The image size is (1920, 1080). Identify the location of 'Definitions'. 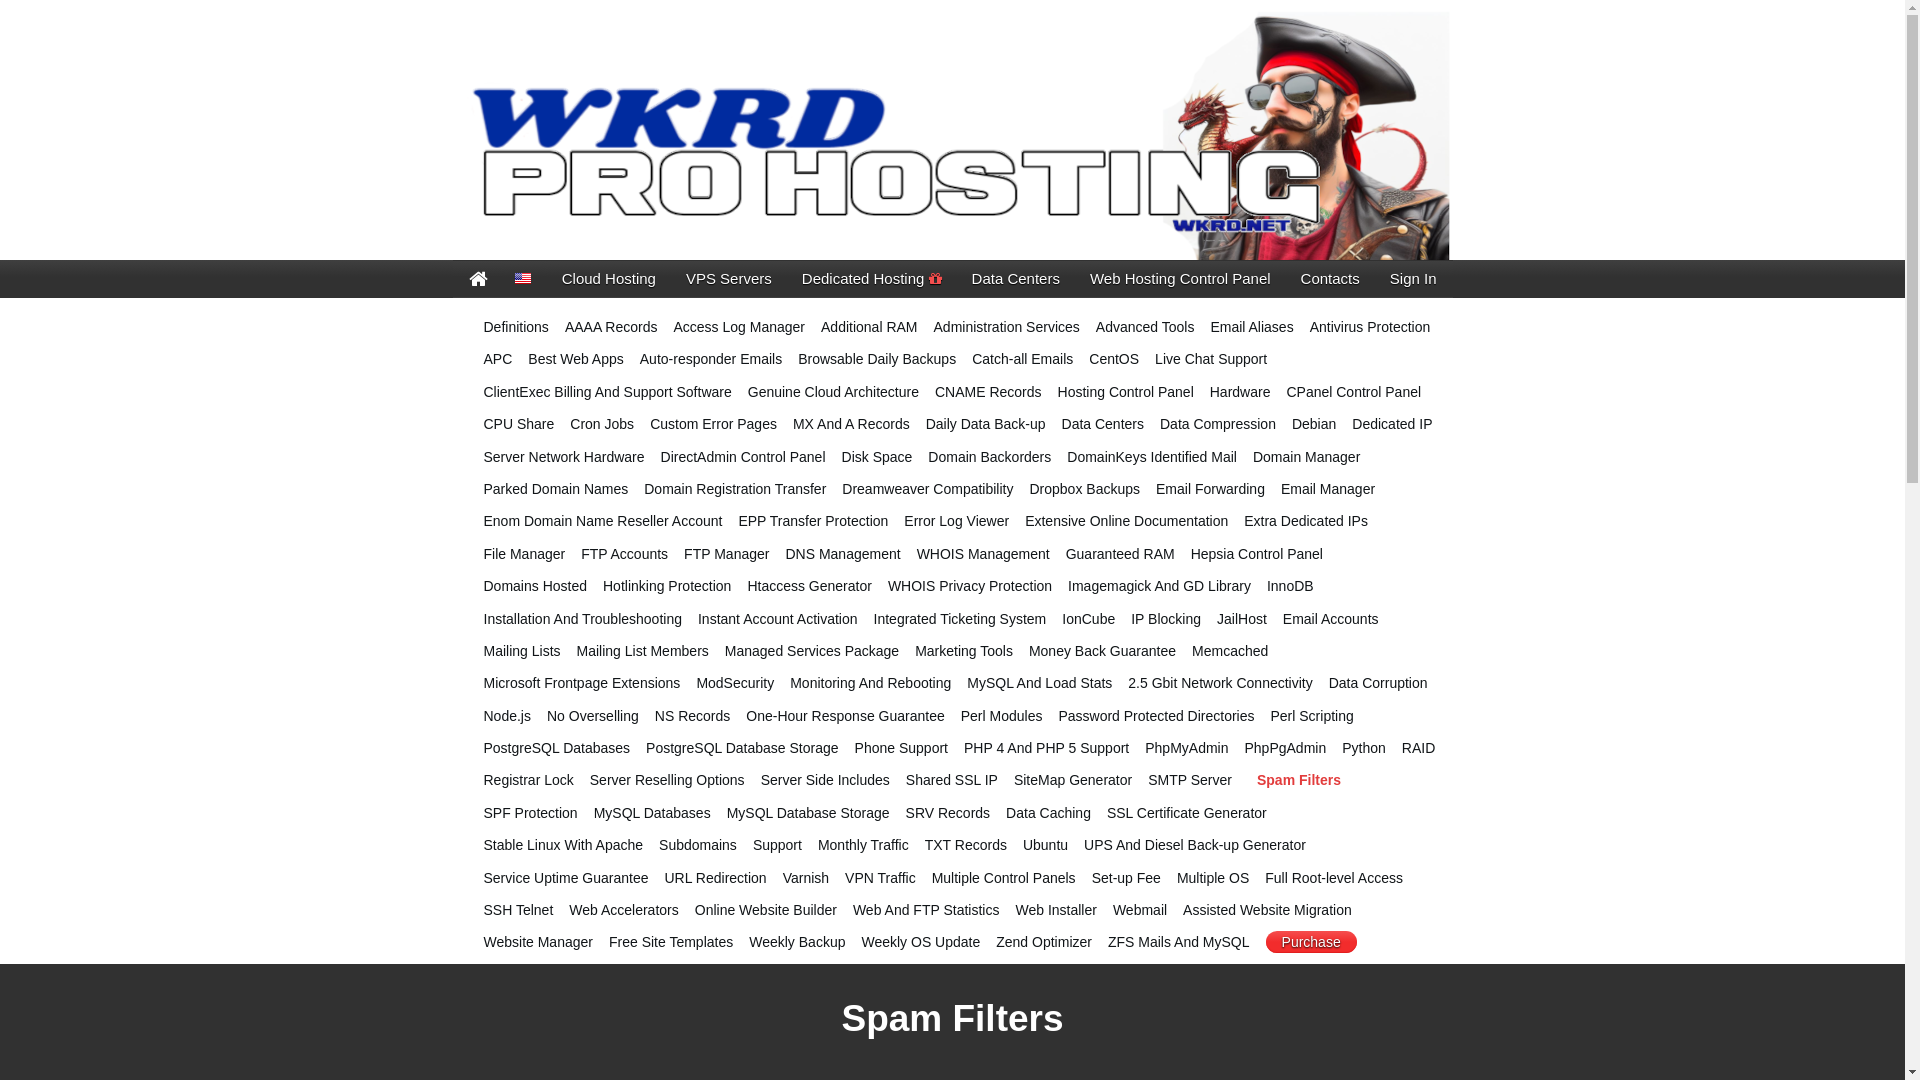
(516, 326).